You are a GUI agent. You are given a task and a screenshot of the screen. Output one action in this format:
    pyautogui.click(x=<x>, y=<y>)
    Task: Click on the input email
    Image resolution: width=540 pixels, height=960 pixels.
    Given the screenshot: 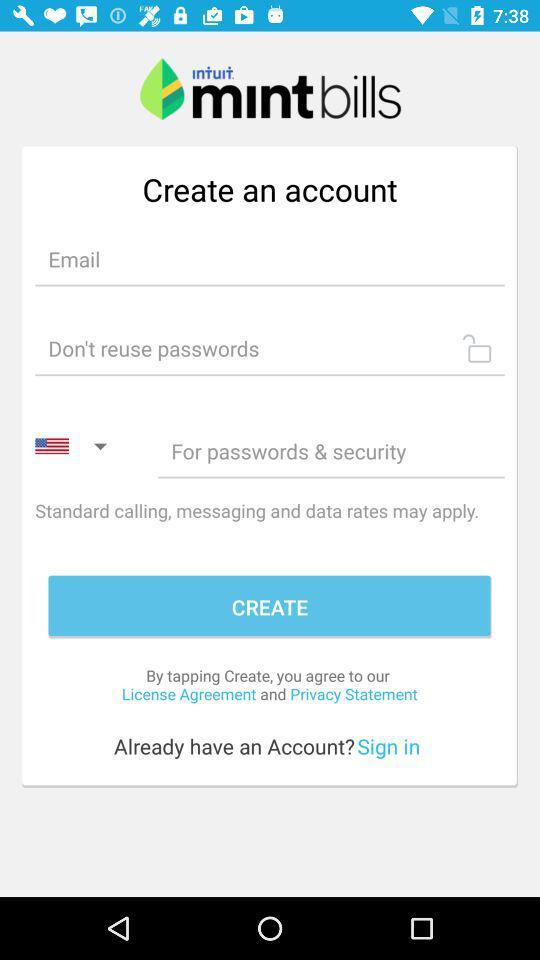 What is the action you would take?
    pyautogui.click(x=270, y=258)
    